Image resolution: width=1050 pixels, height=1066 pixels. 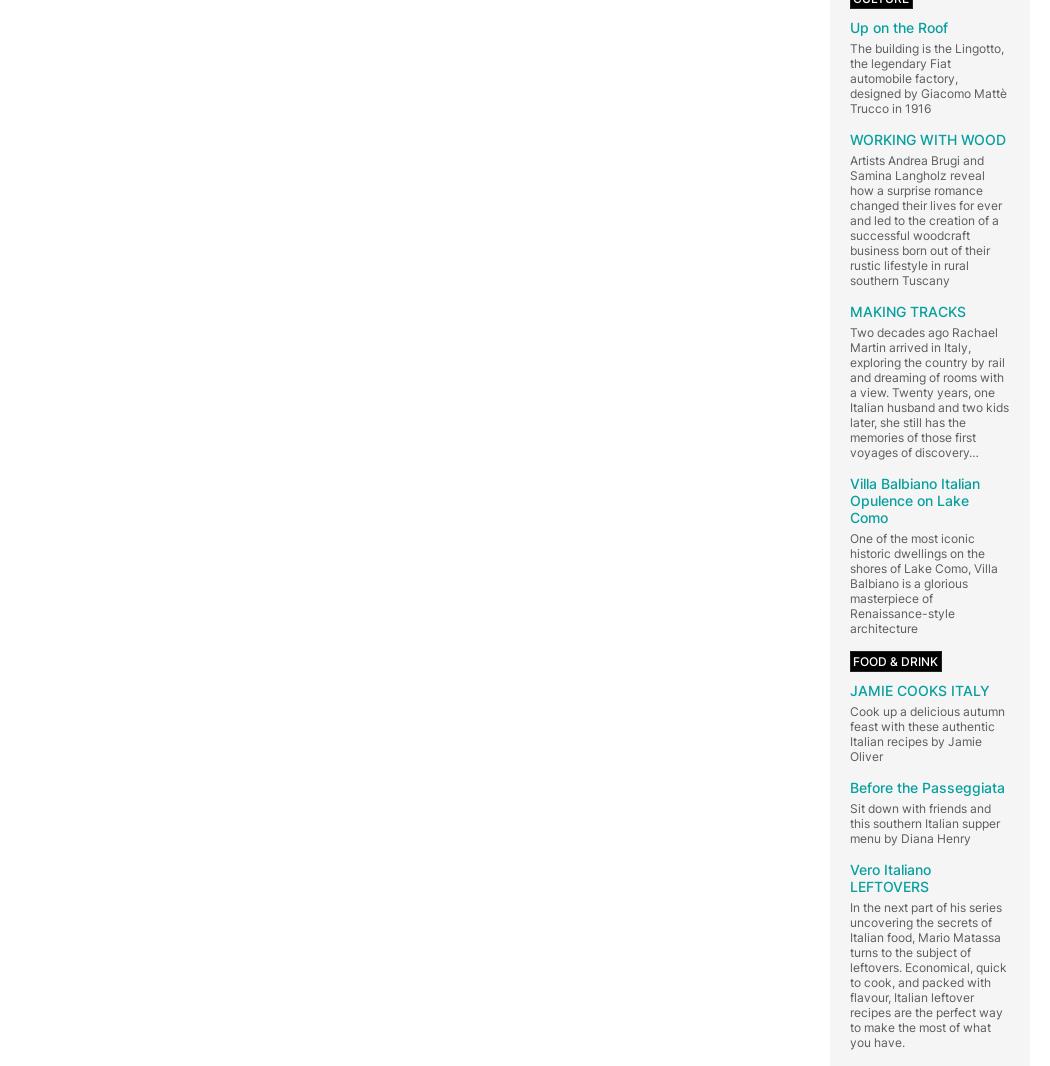 I want to click on 'Artists Andrea Brugi and Samina Langholz reveal how a surprise romance changed their lives for ever and led to the creation of a successful woodcraft business born out of their rustic lifestyle in rural southern Tuscany', so click(x=925, y=218).